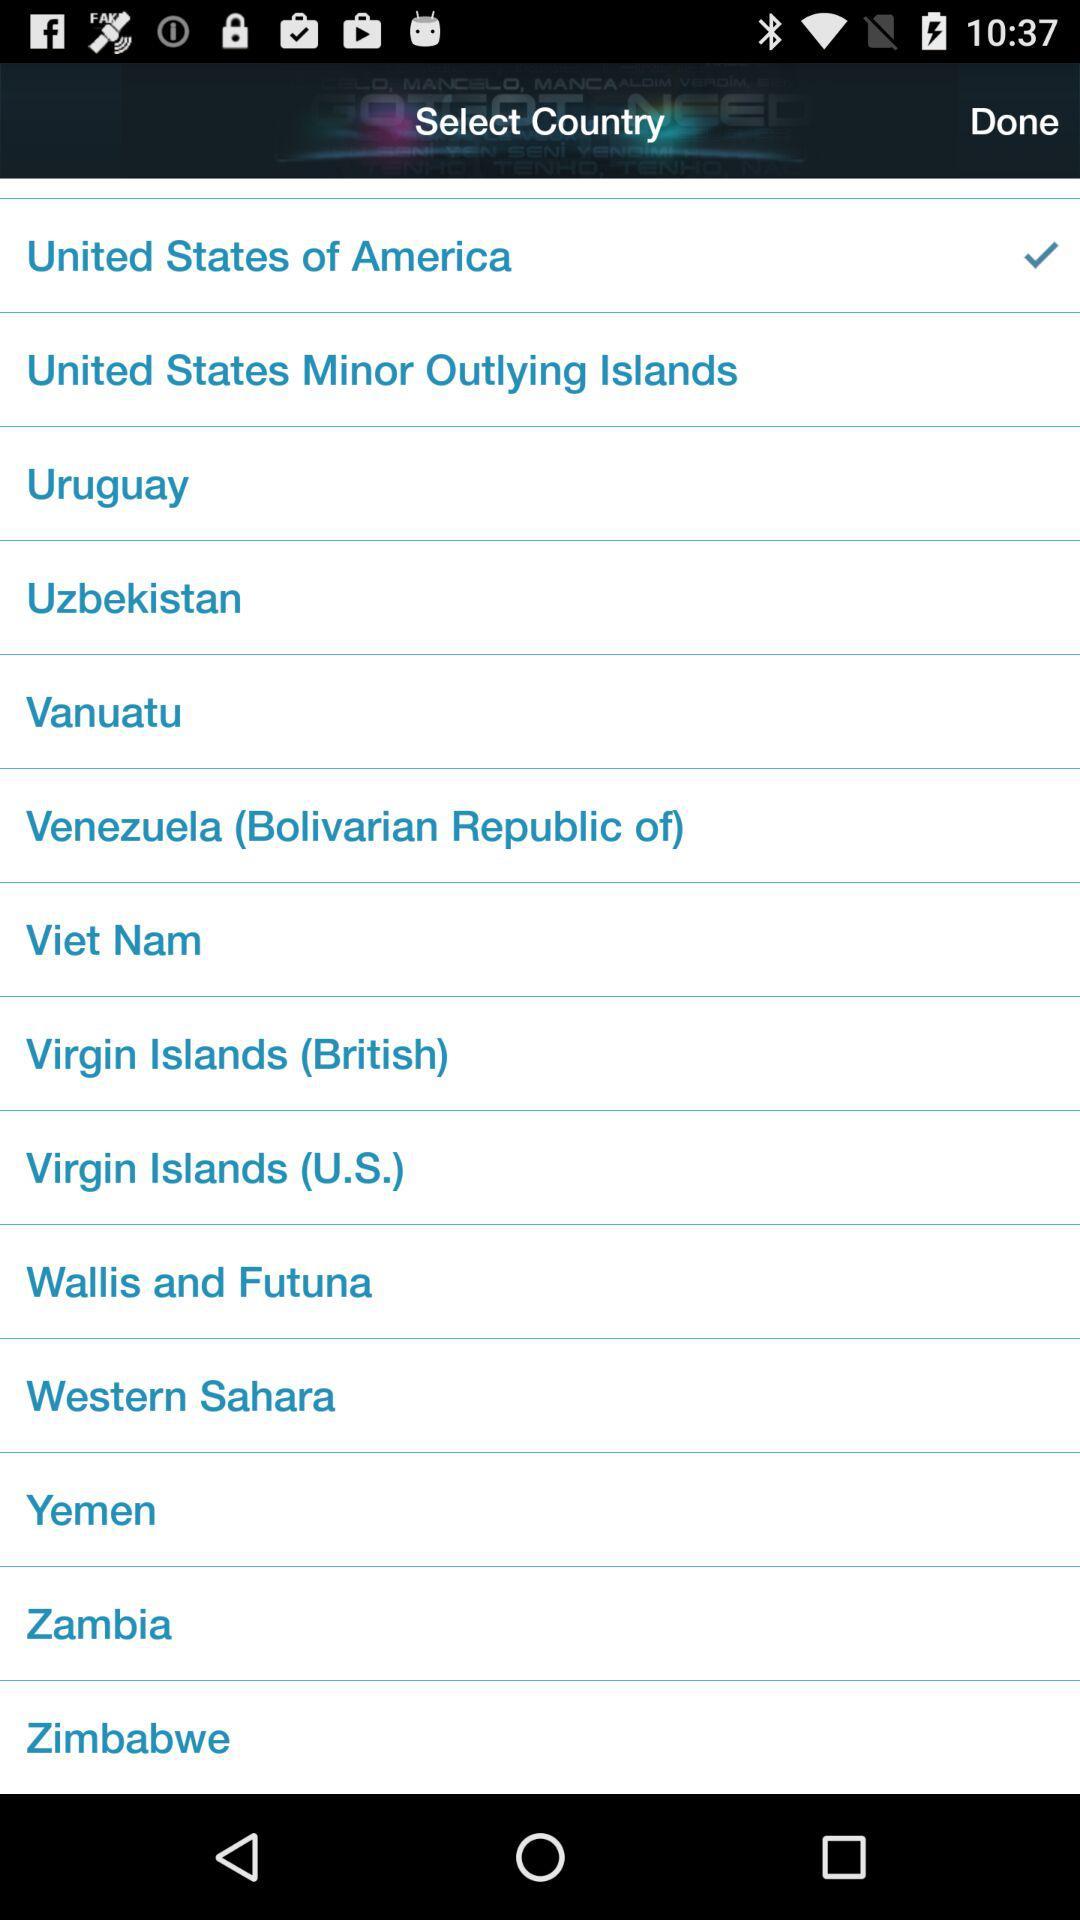  What do you see at coordinates (540, 1509) in the screenshot?
I see `yemen icon` at bounding box center [540, 1509].